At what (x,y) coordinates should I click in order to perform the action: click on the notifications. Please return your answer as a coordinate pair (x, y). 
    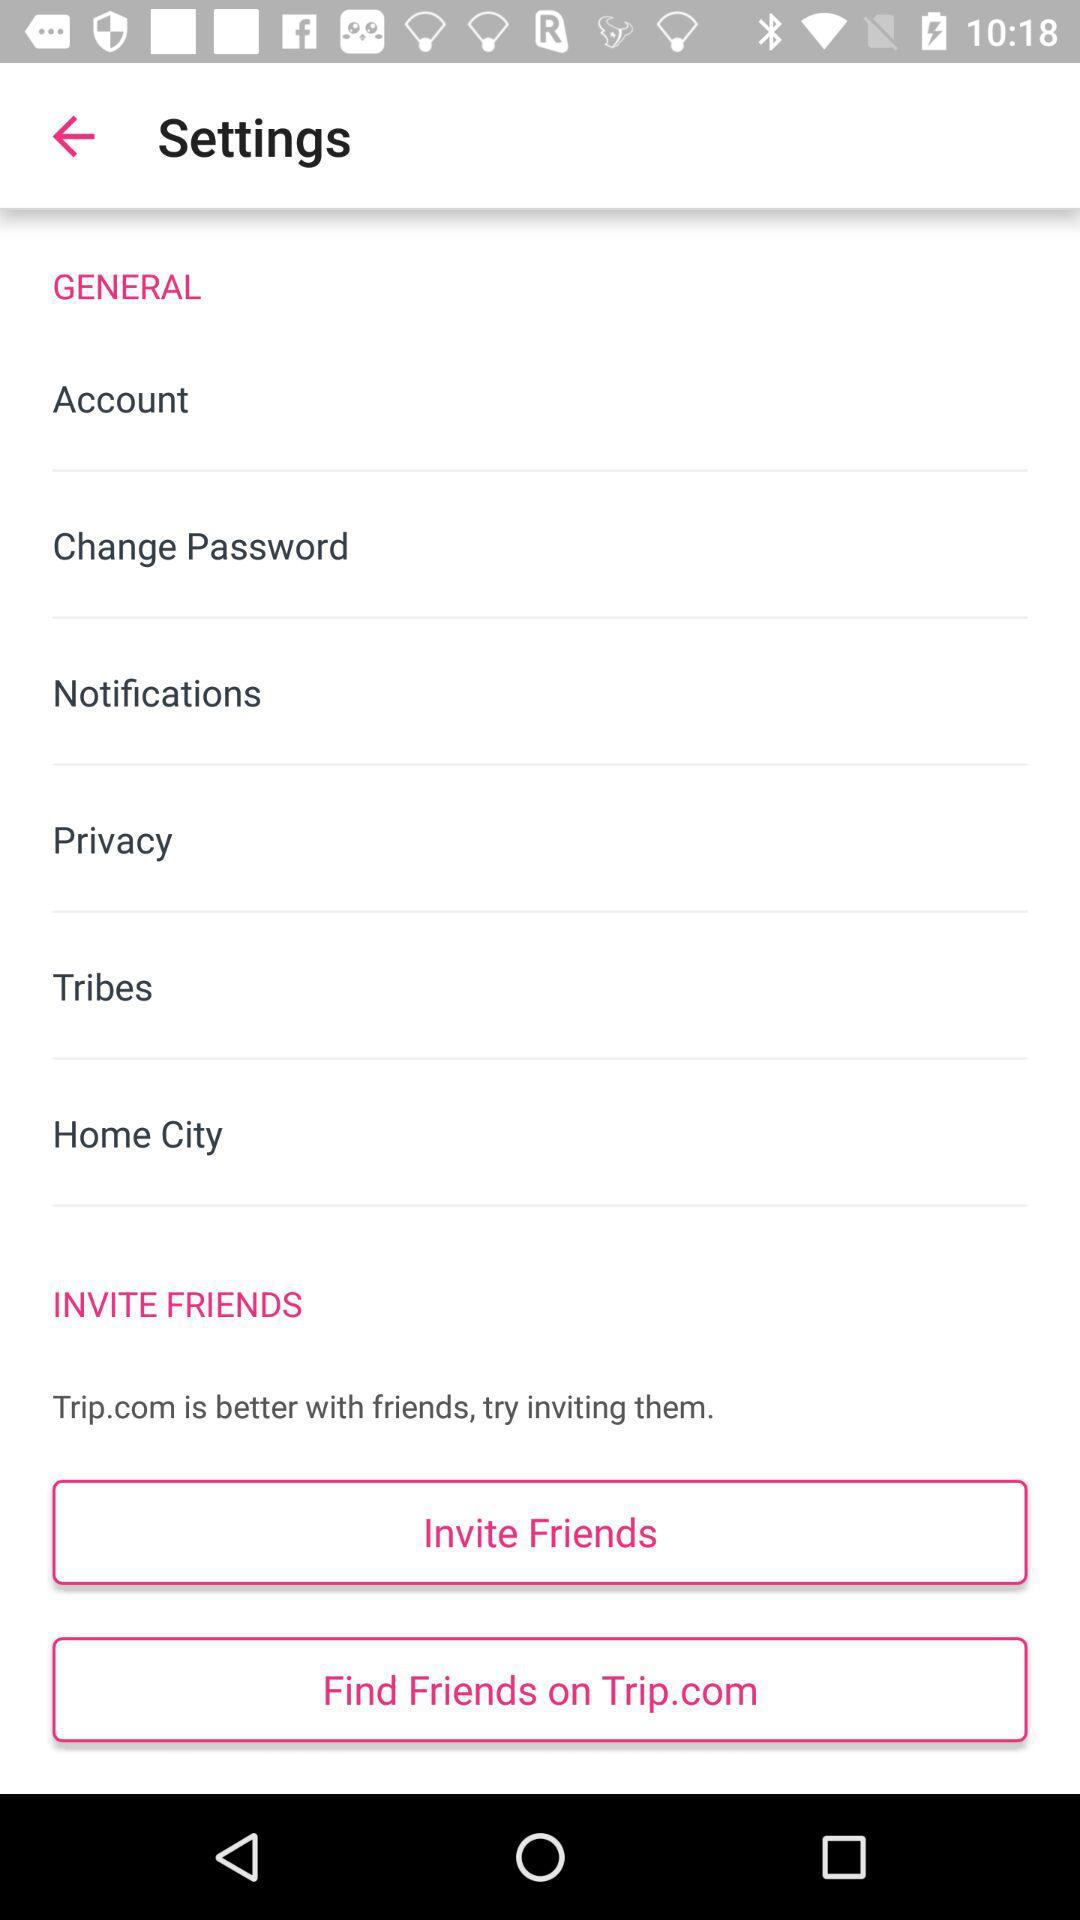
    Looking at the image, I should click on (540, 692).